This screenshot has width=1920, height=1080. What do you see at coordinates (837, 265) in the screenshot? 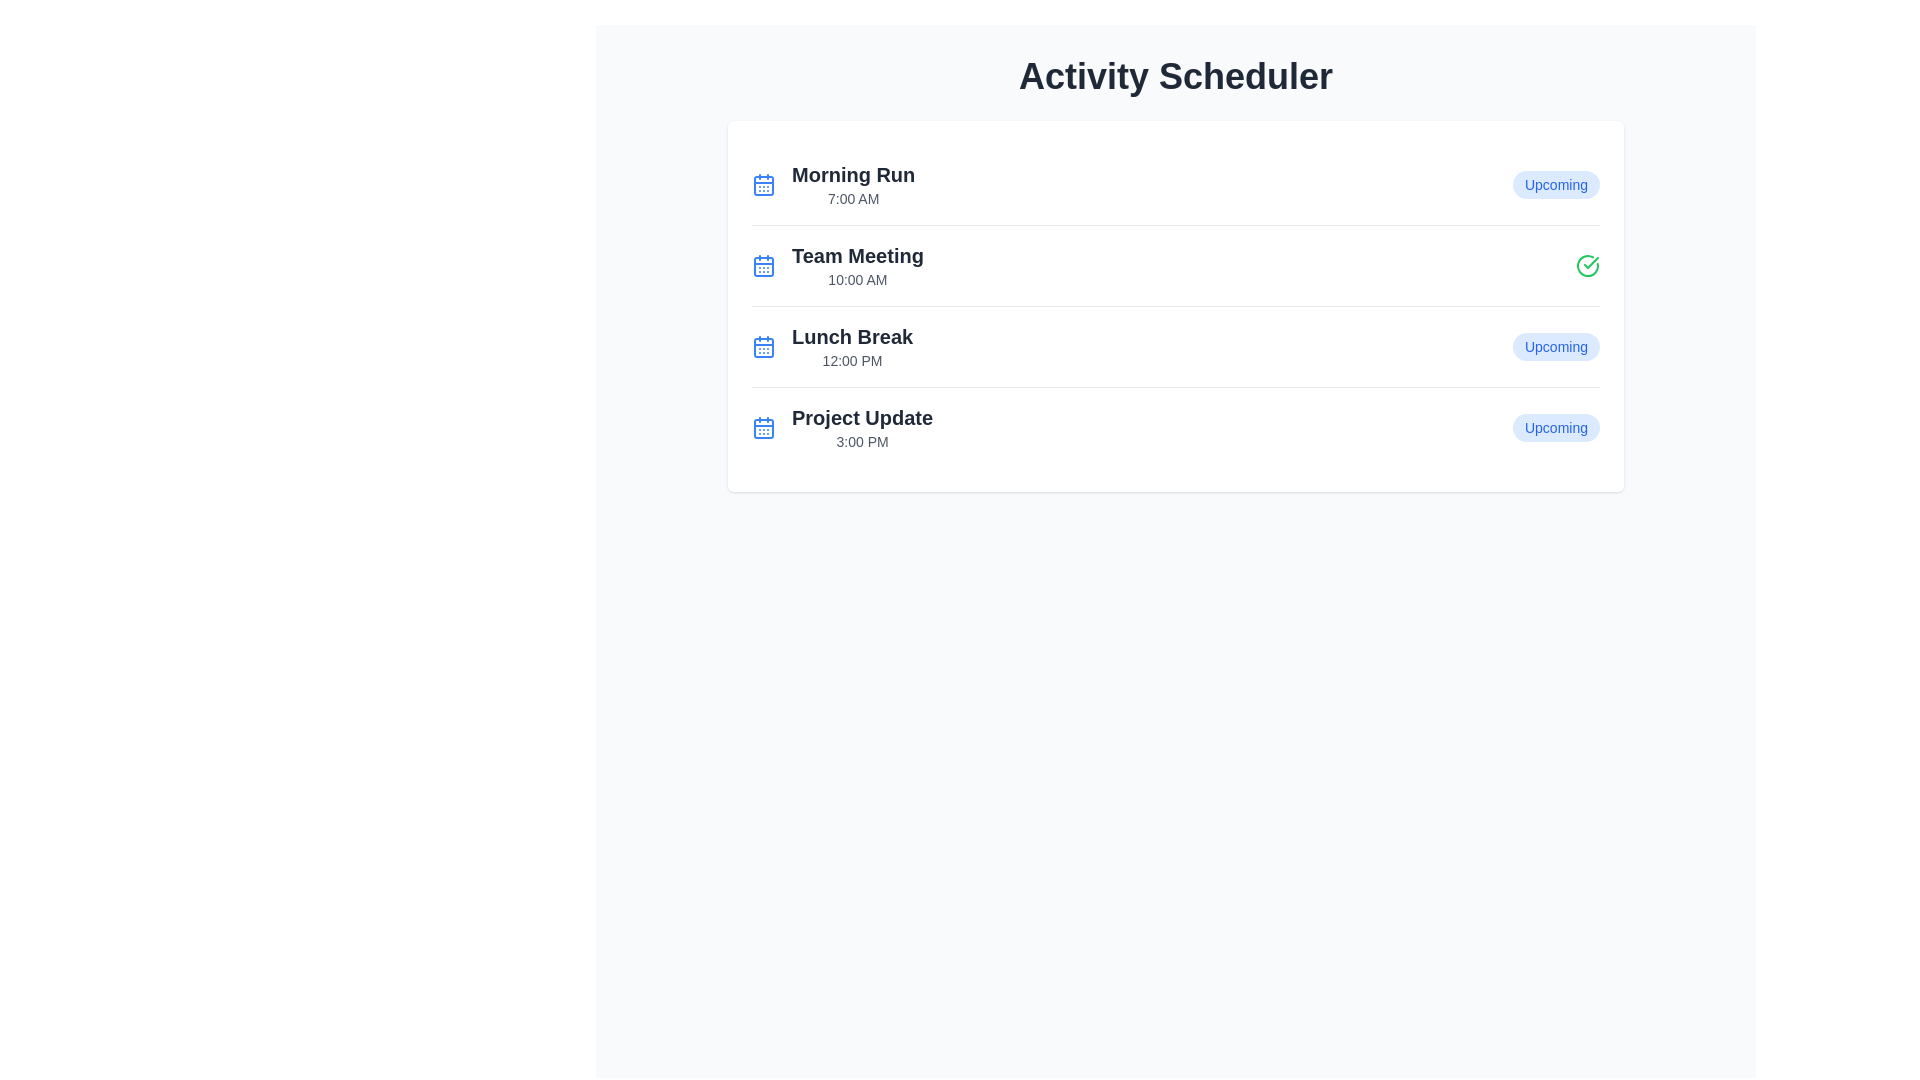
I see `the second event item, which is represented by a blue calendar icon and the title 'Team Meeting'` at bounding box center [837, 265].